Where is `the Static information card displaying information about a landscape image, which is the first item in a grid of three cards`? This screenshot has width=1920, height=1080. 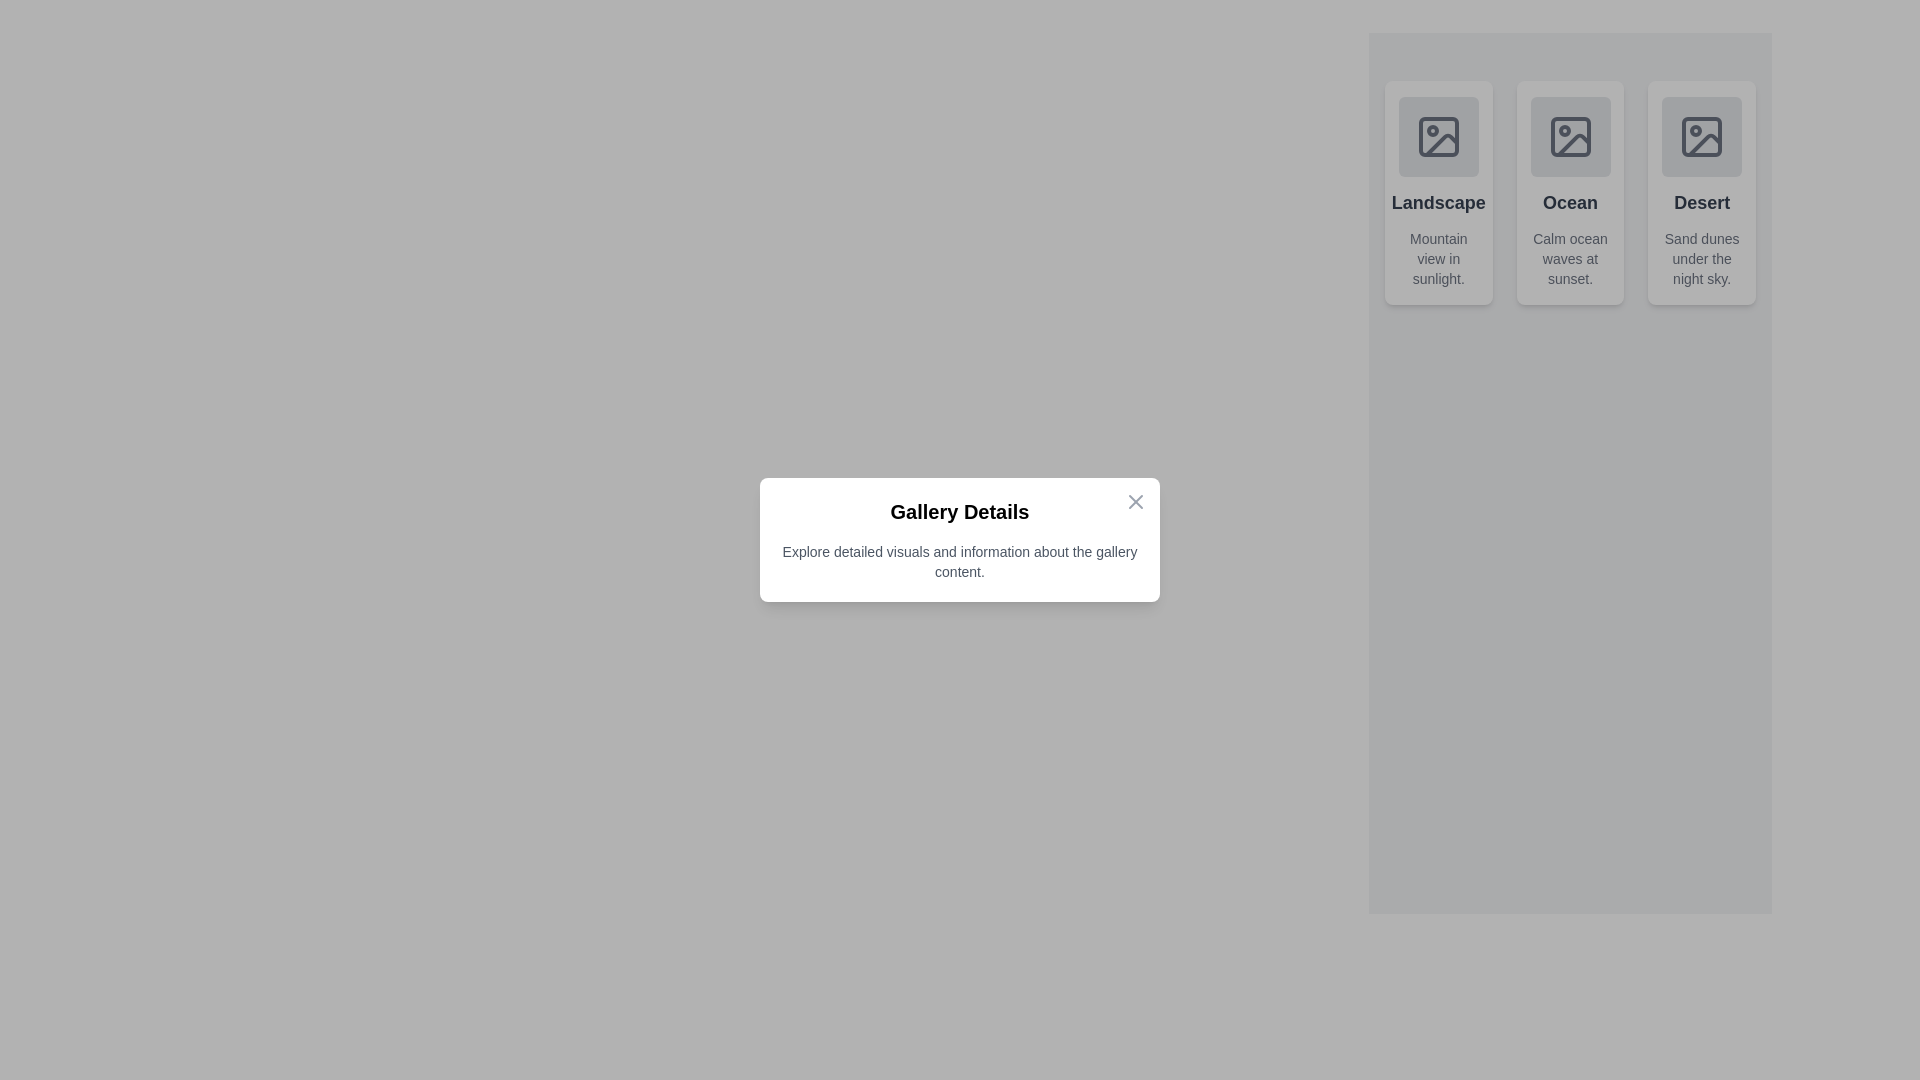
the Static information card displaying information about a landscape image, which is the first item in a grid of three cards is located at coordinates (1437, 192).